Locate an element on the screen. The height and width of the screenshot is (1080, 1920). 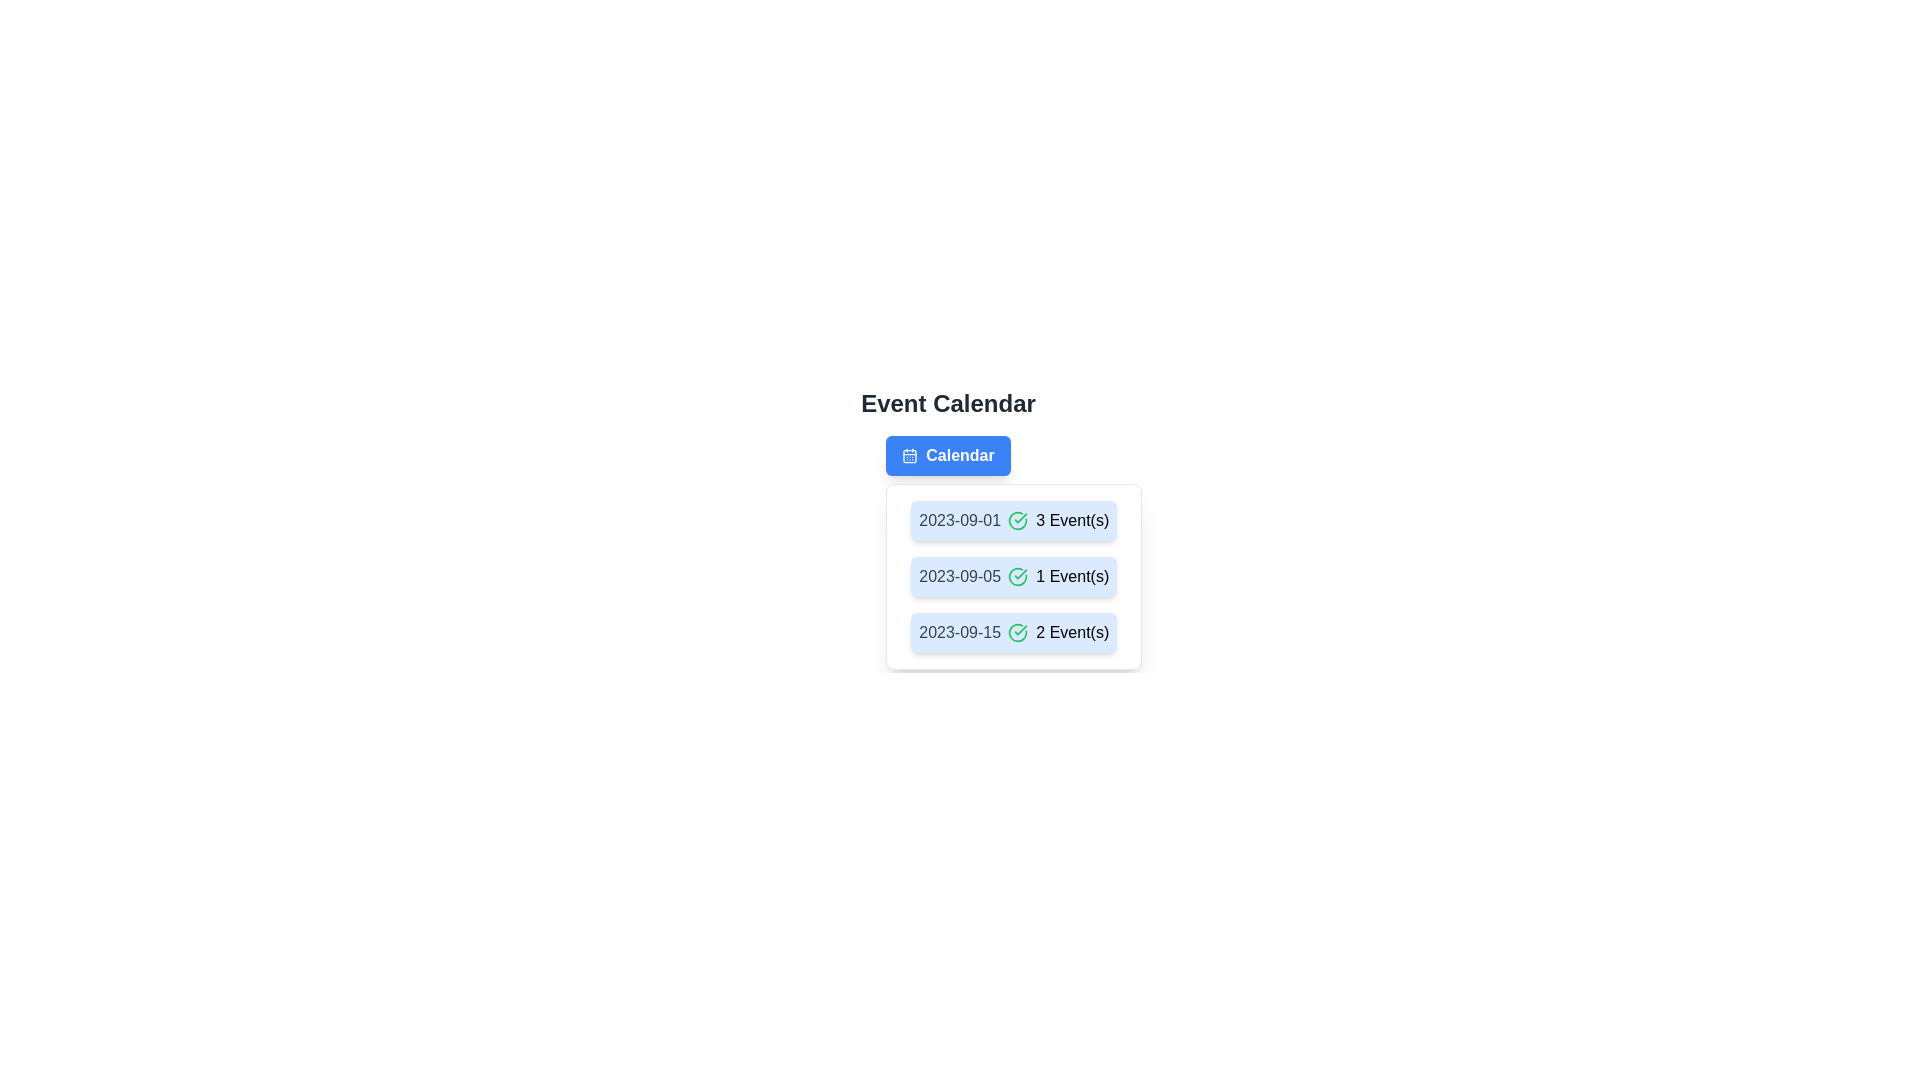
the confirmation icon located to the left of '2 Event(s)' in the list item dated 2023-09-15 is located at coordinates (1017, 632).